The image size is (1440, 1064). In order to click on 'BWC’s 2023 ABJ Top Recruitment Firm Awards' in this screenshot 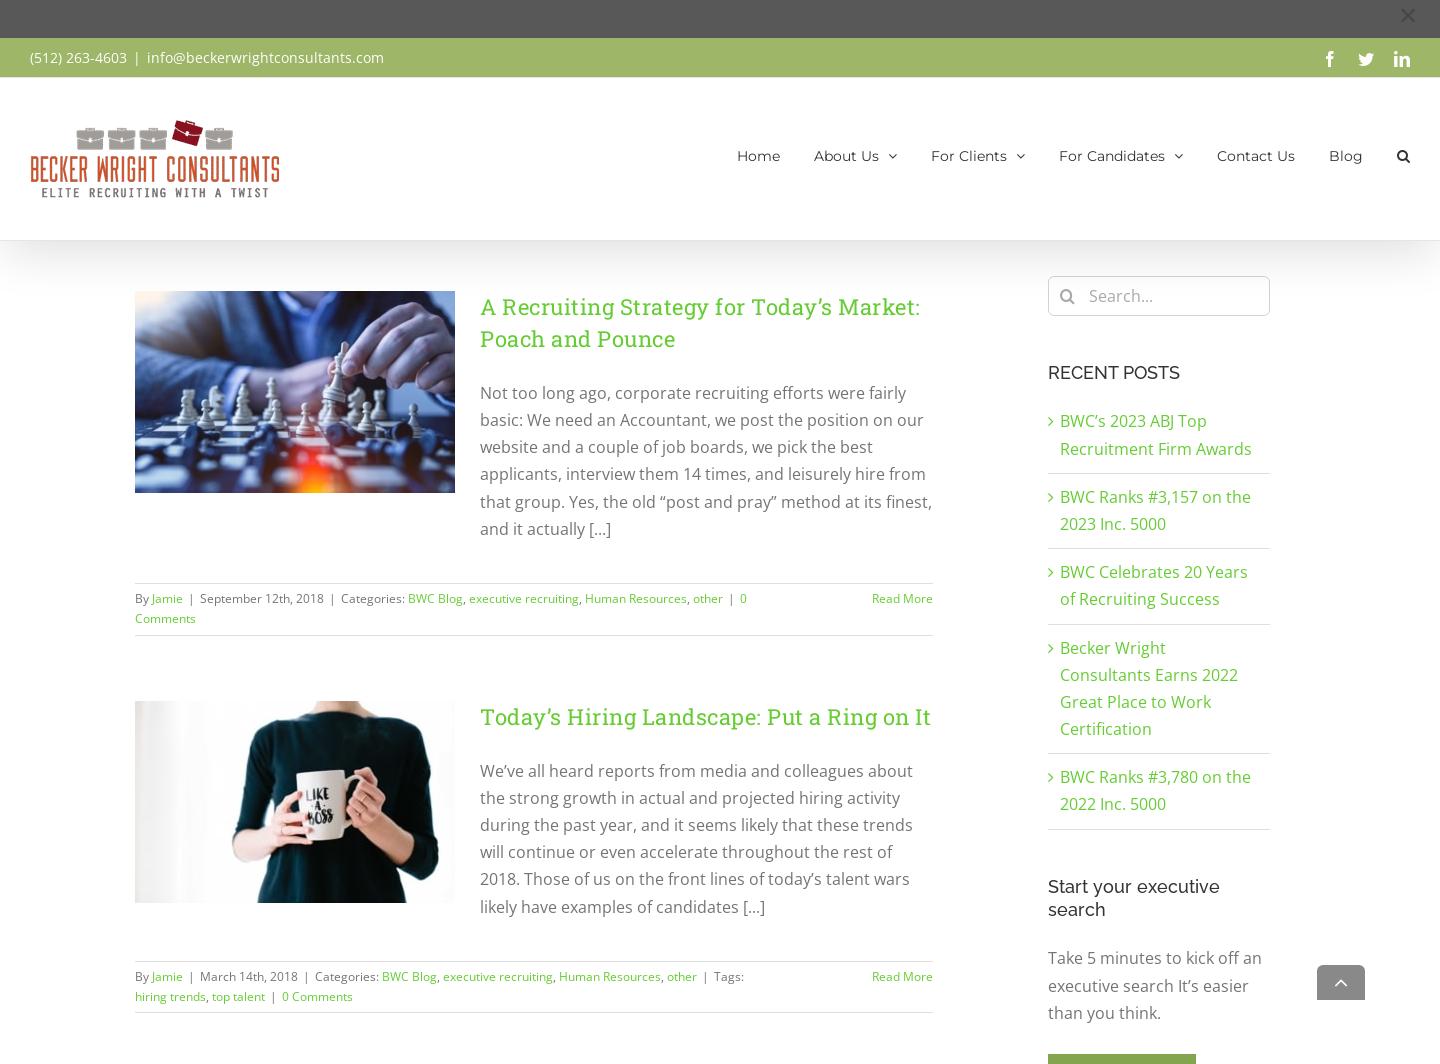, I will do `click(1155, 434)`.